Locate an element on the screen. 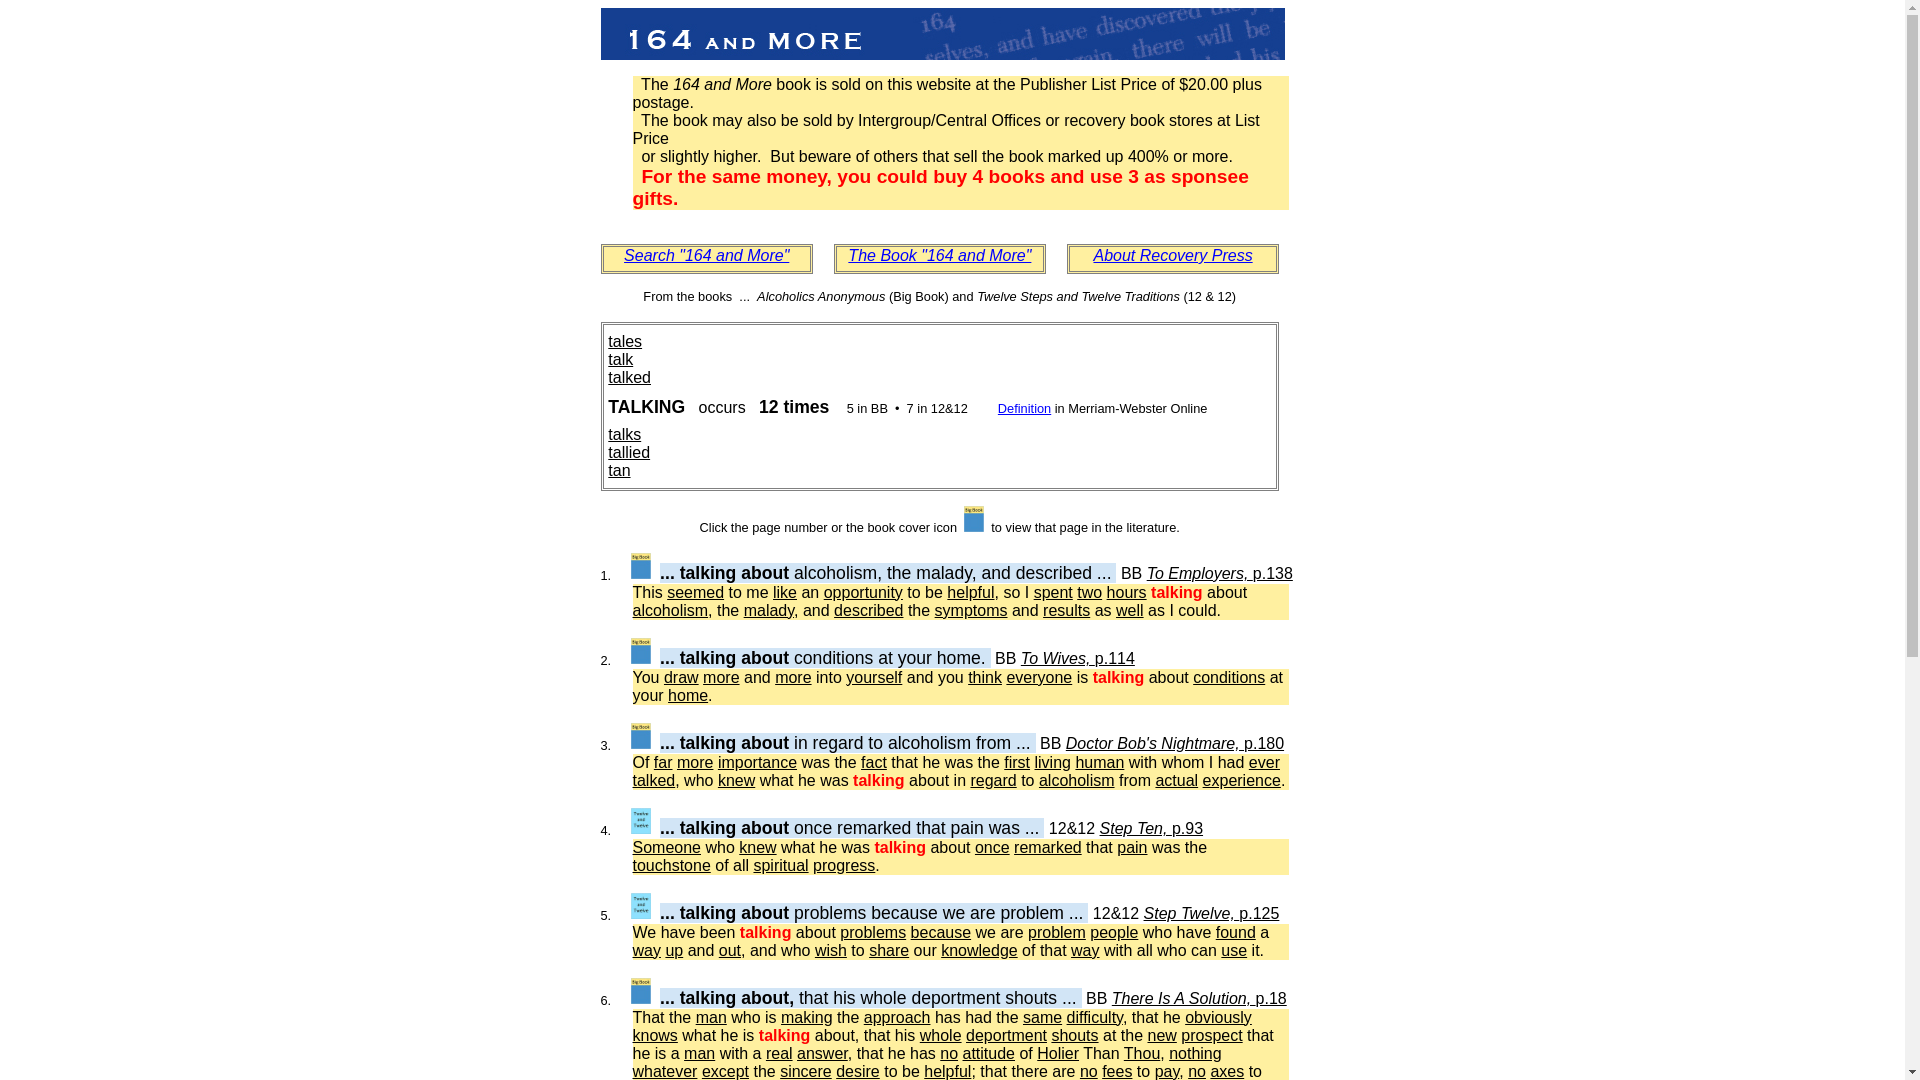 The width and height of the screenshot is (1920, 1080). 'deportment' is located at coordinates (1006, 1035).